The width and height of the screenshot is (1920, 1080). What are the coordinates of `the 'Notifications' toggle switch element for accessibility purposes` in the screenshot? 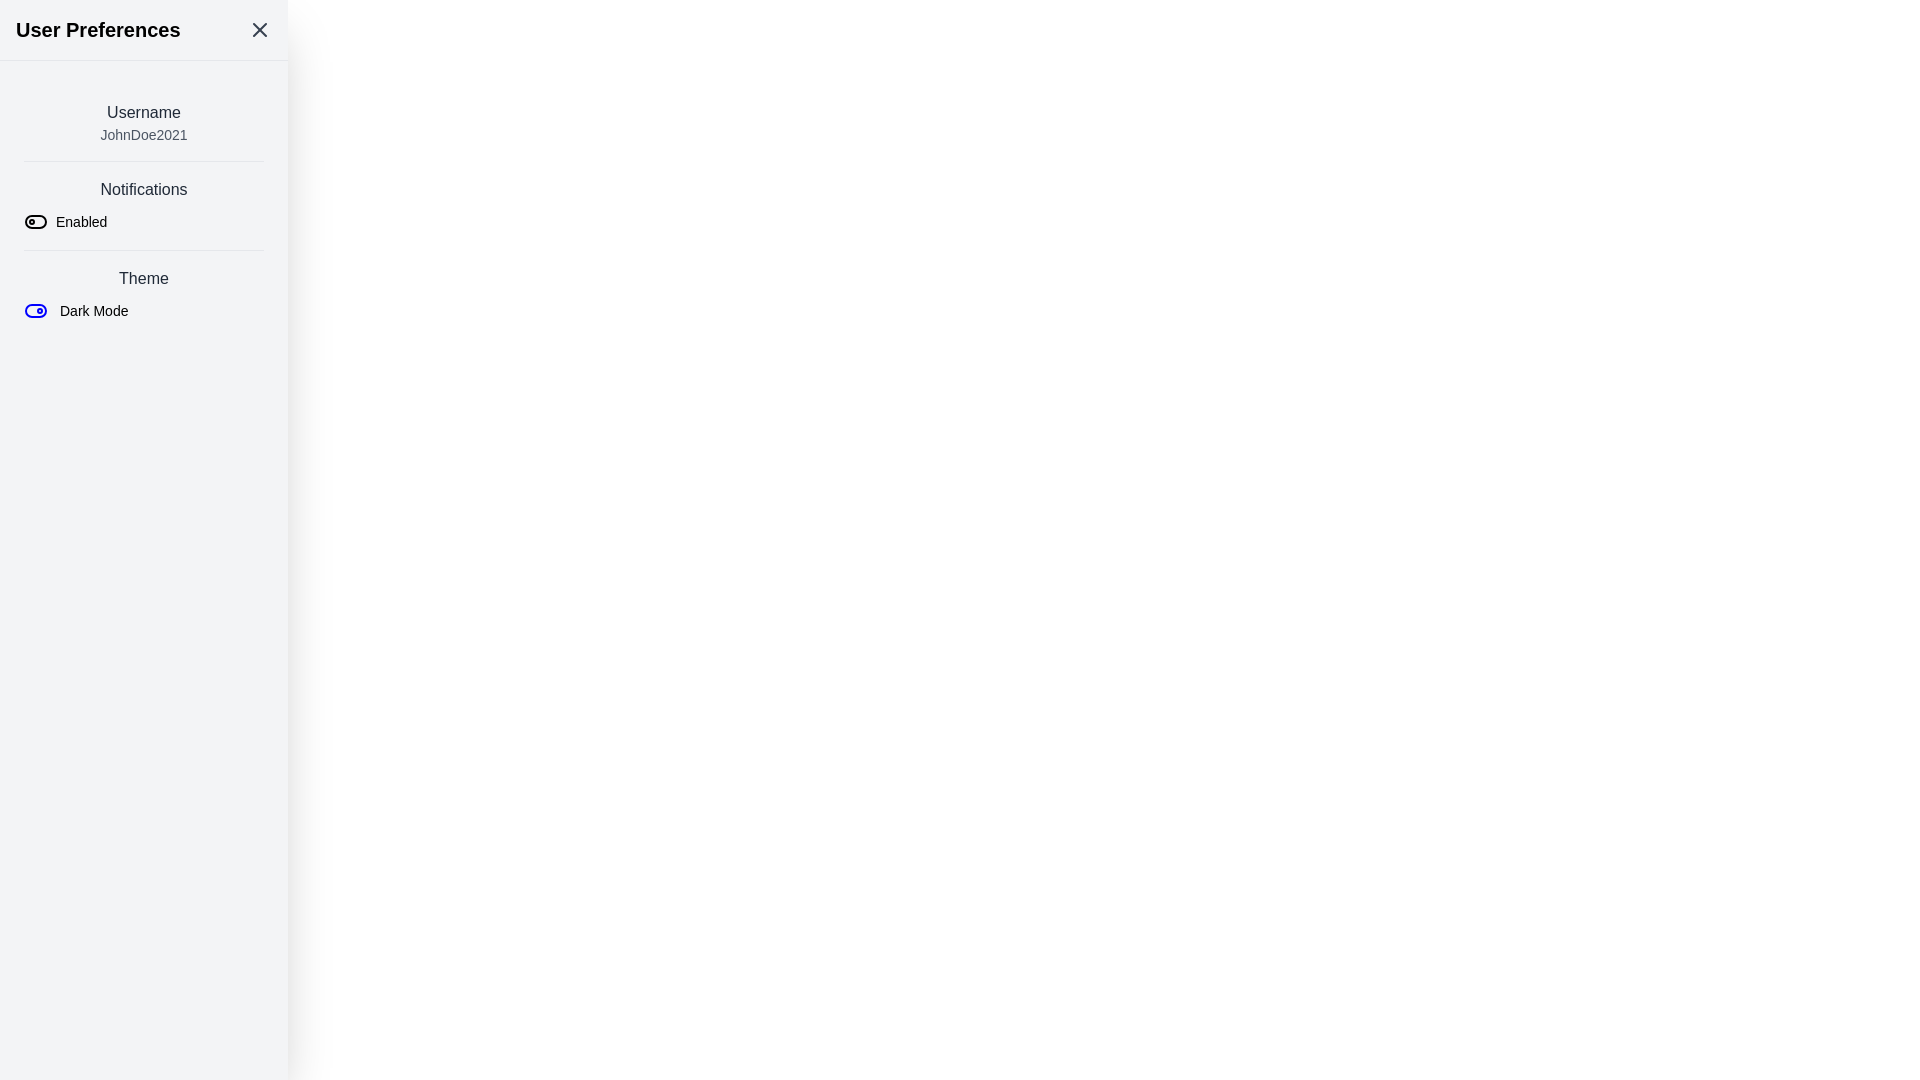 It's located at (143, 206).